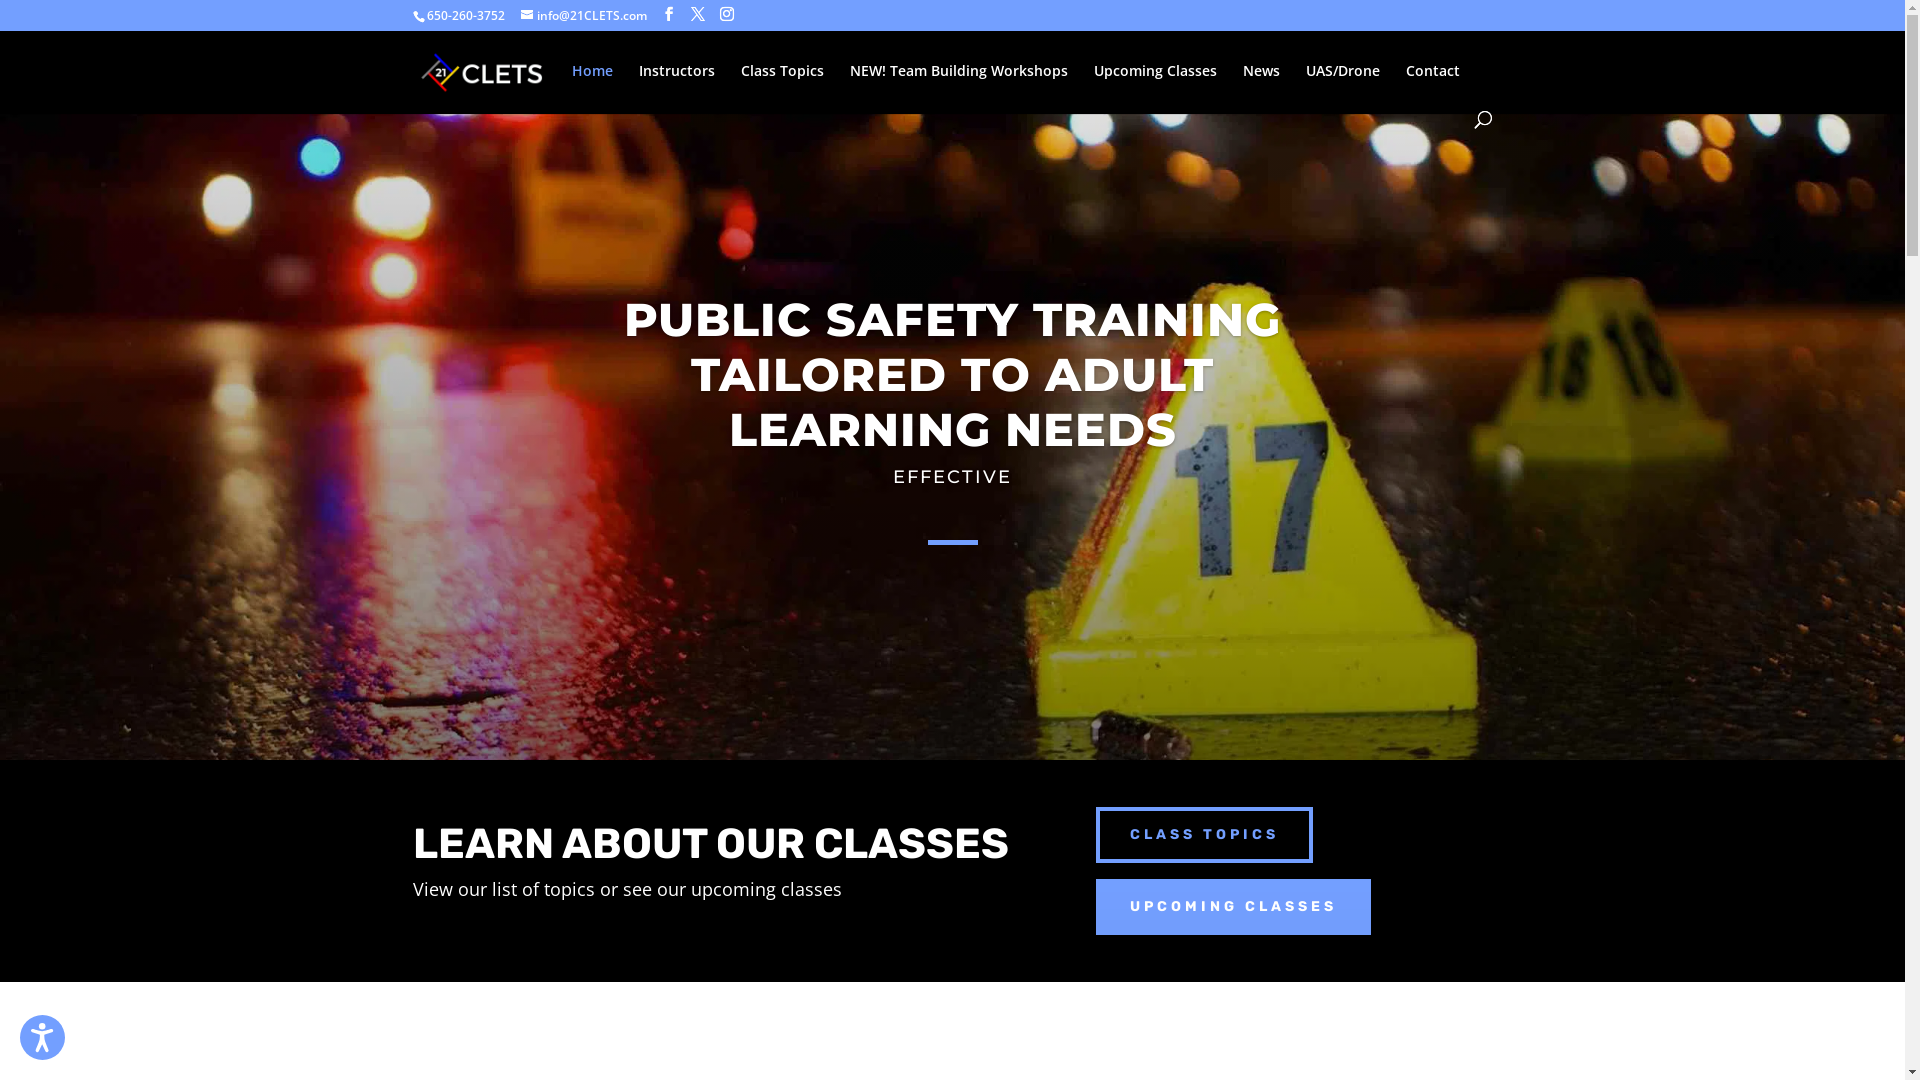 The width and height of the screenshot is (1920, 1080). What do you see at coordinates (1232, 906) in the screenshot?
I see `'UPCOMING CLASSES'` at bounding box center [1232, 906].